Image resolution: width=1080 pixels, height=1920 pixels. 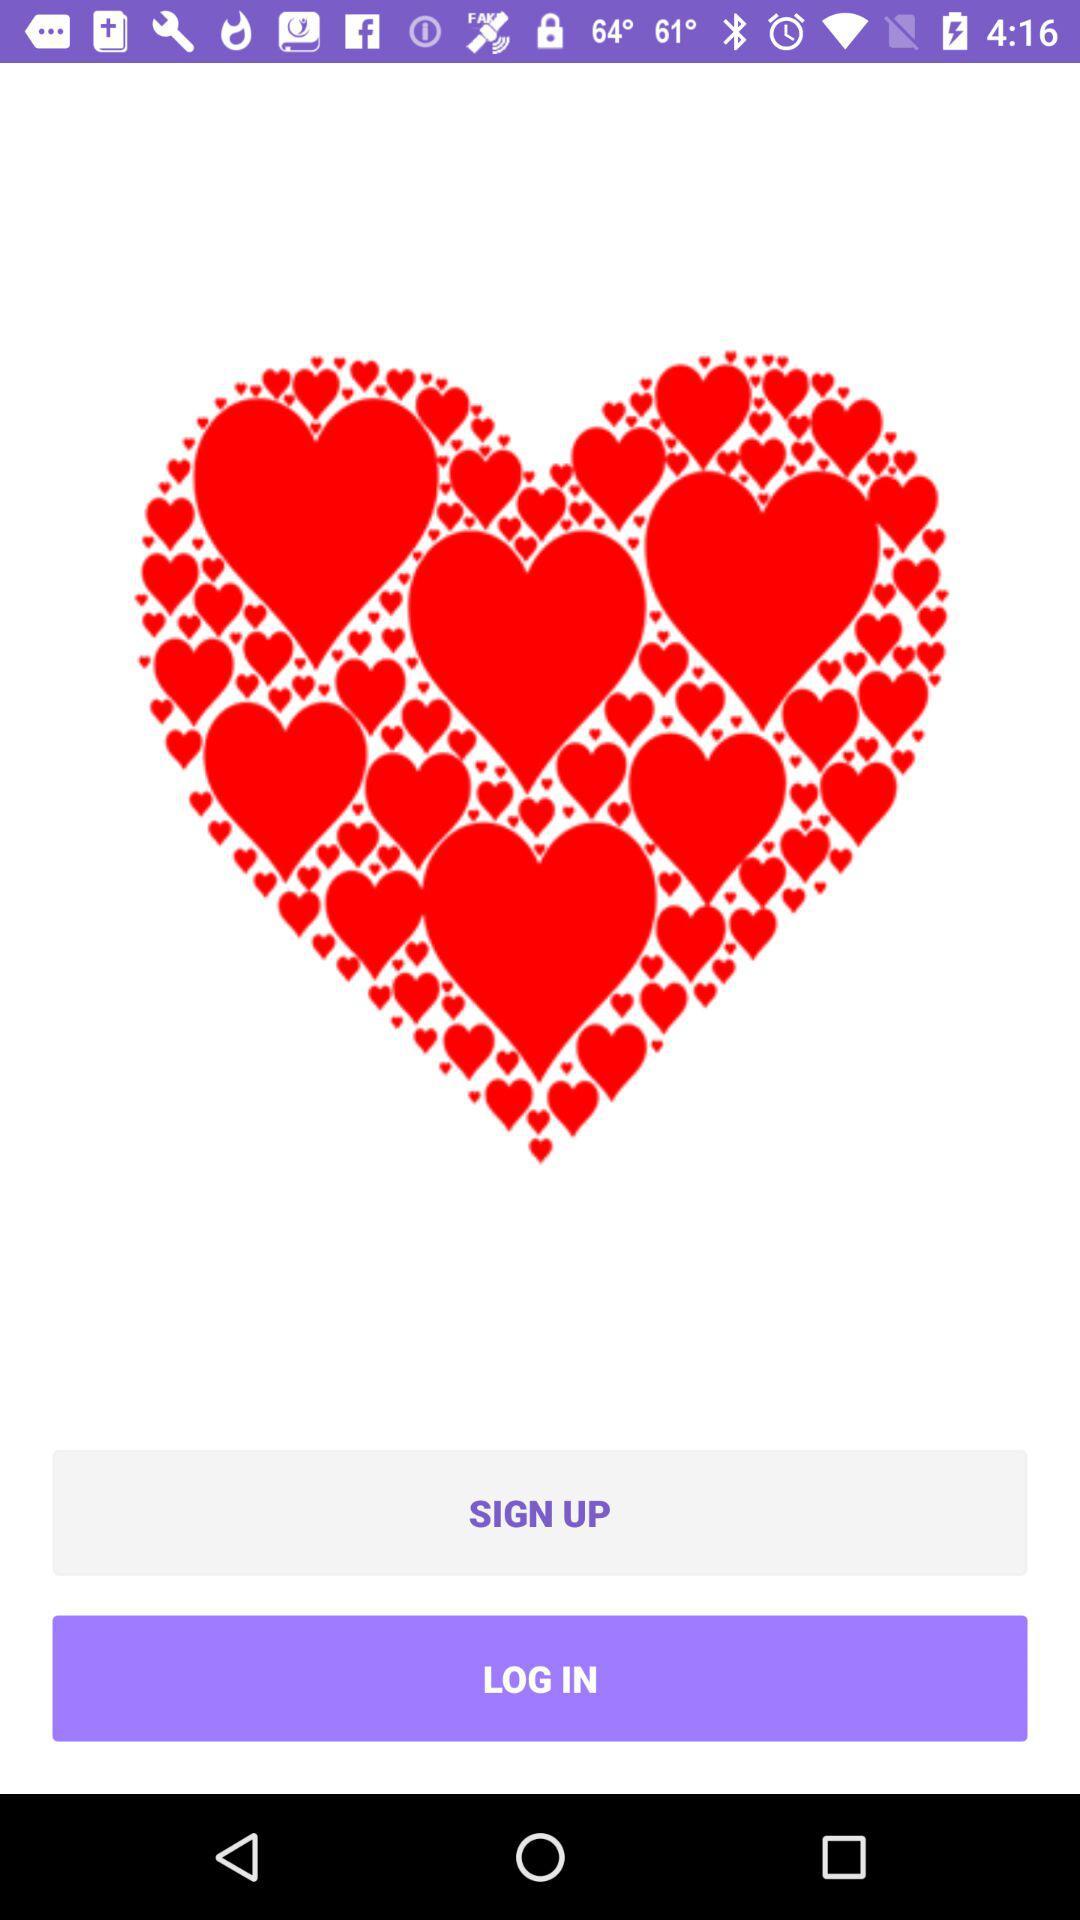 What do you see at coordinates (540, 1678) in the screenshot?
I see `log in` at bounding box center [540, 1678].